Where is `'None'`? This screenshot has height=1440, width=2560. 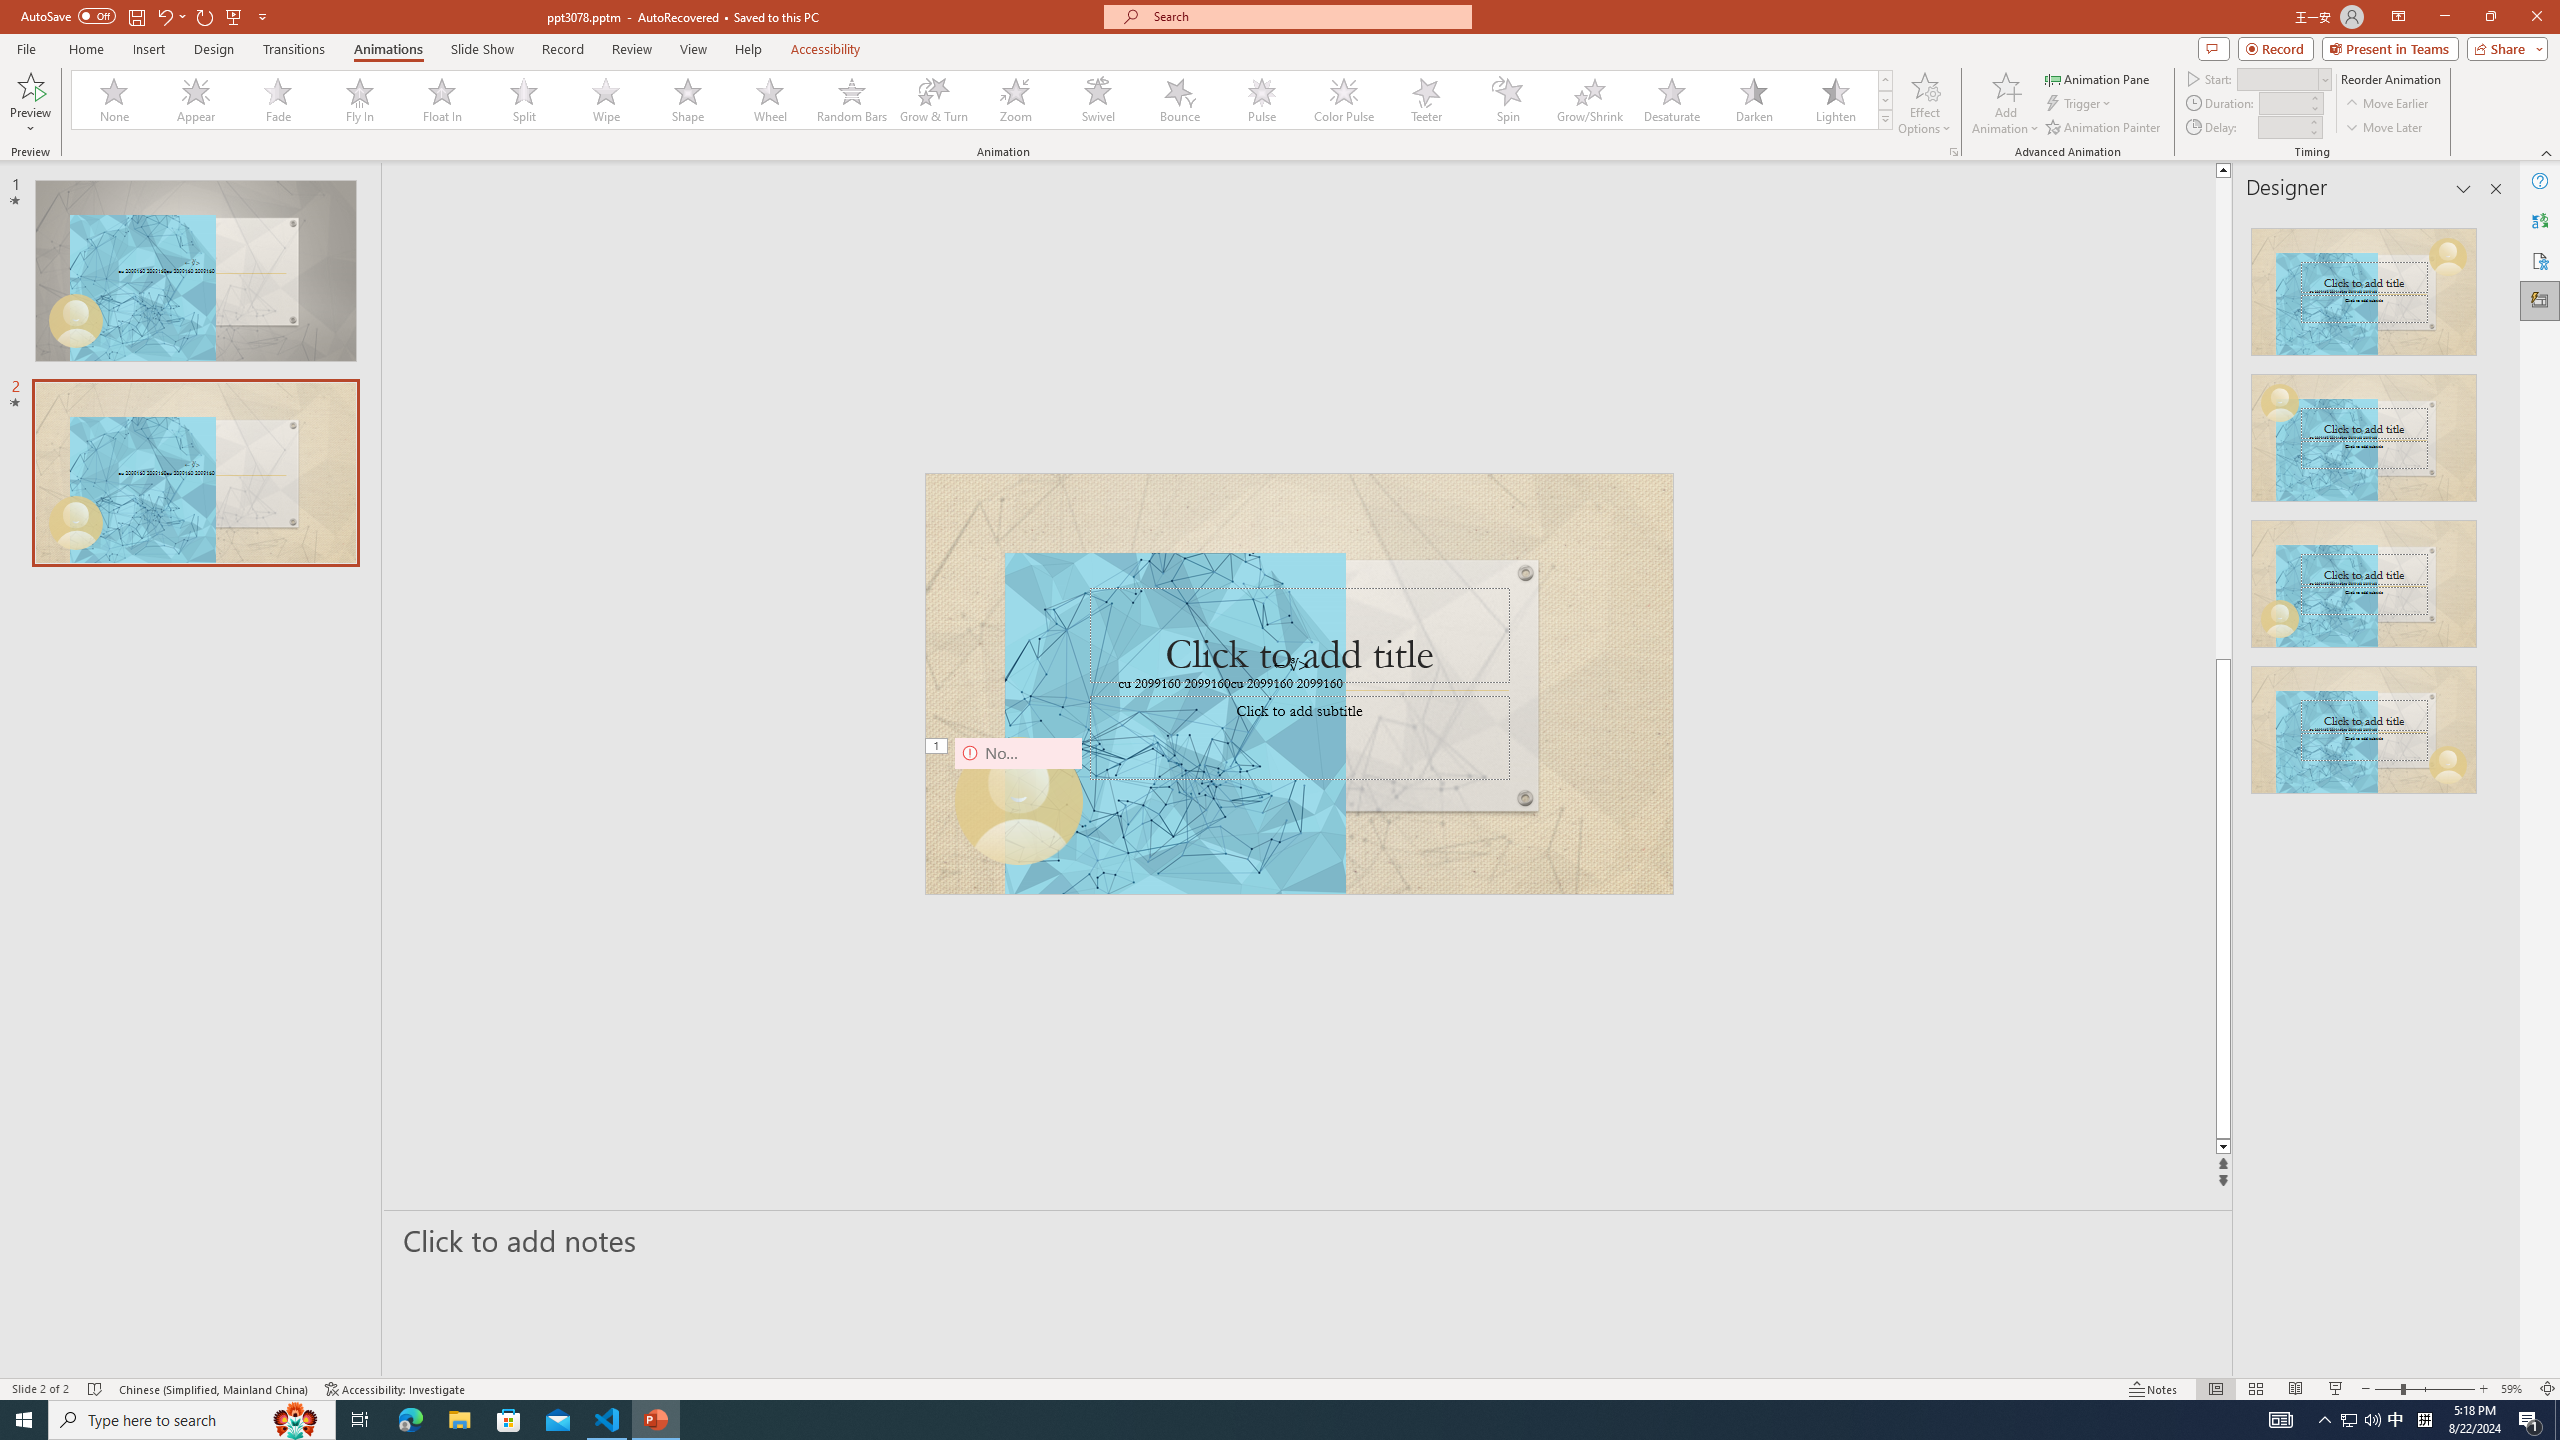
'None' is located at coordinates (114, 99).